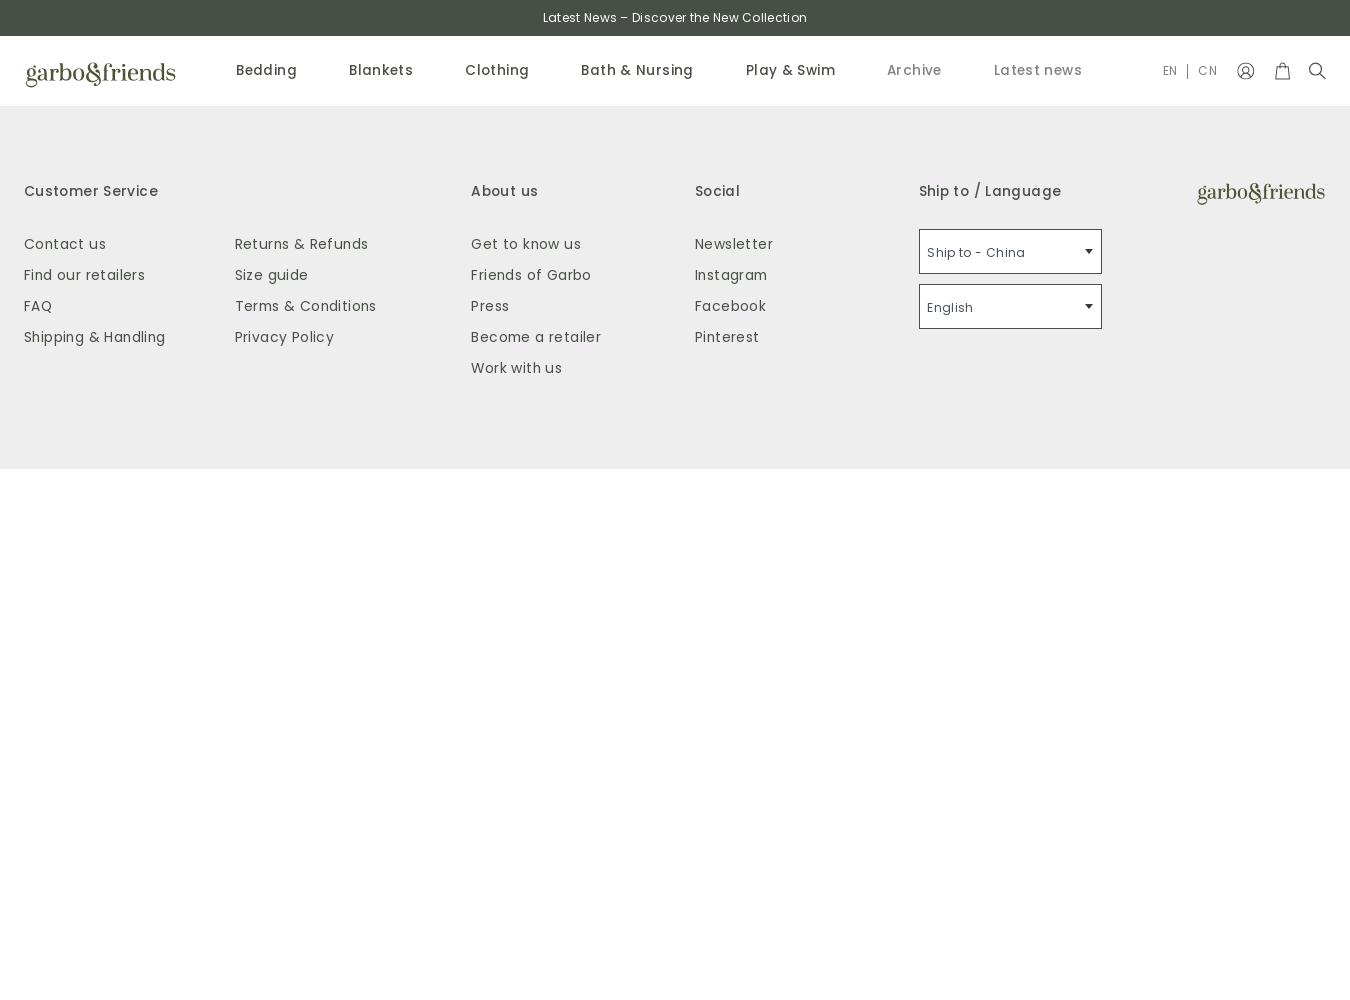  What do you see at coordinates (534, 335) in the screenshot?
I see `'Become a retailer'` at bounding box center [534, 335].